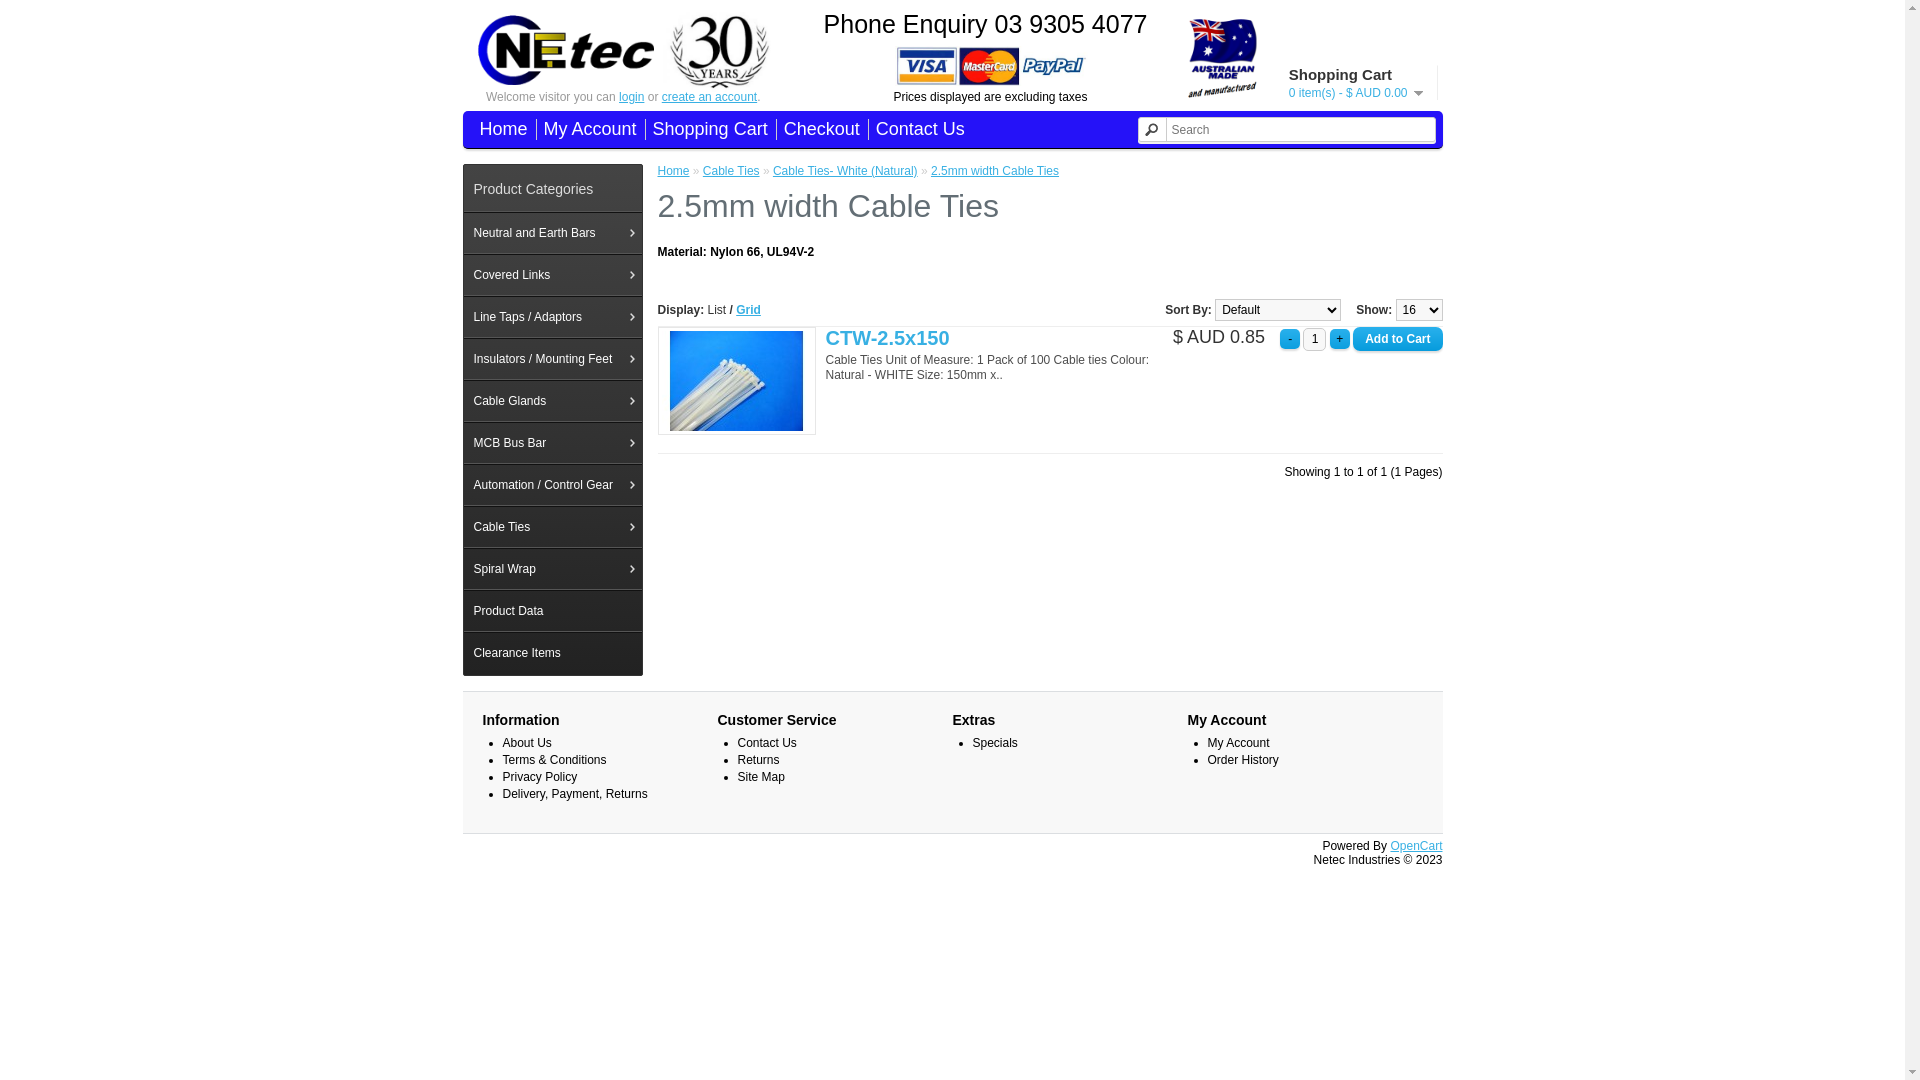 The width and height of the screenshot is (1920, 1080). Describe the element at coordinates (552, 609) in the screenshot. I see `'Product Data'` at that location.